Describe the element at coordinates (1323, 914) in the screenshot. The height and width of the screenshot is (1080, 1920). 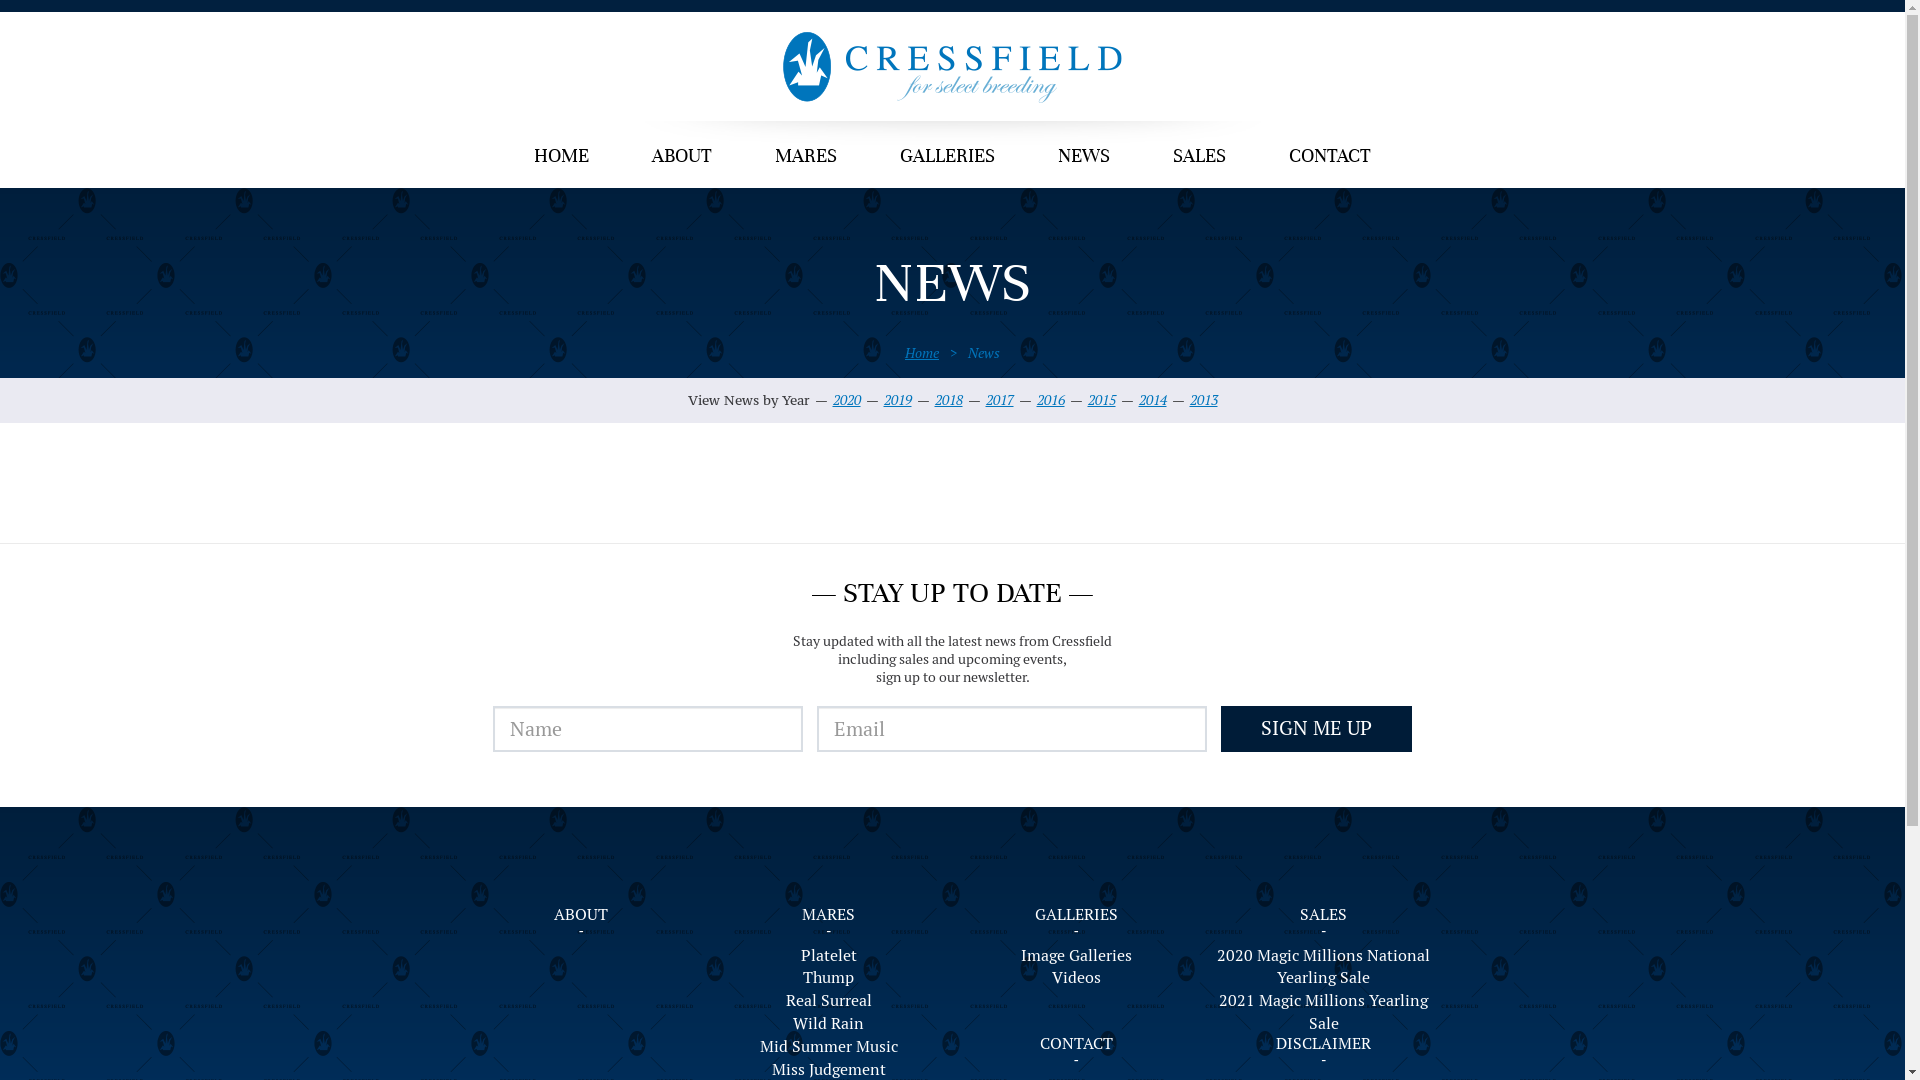
I see `'SALES'` at that location.